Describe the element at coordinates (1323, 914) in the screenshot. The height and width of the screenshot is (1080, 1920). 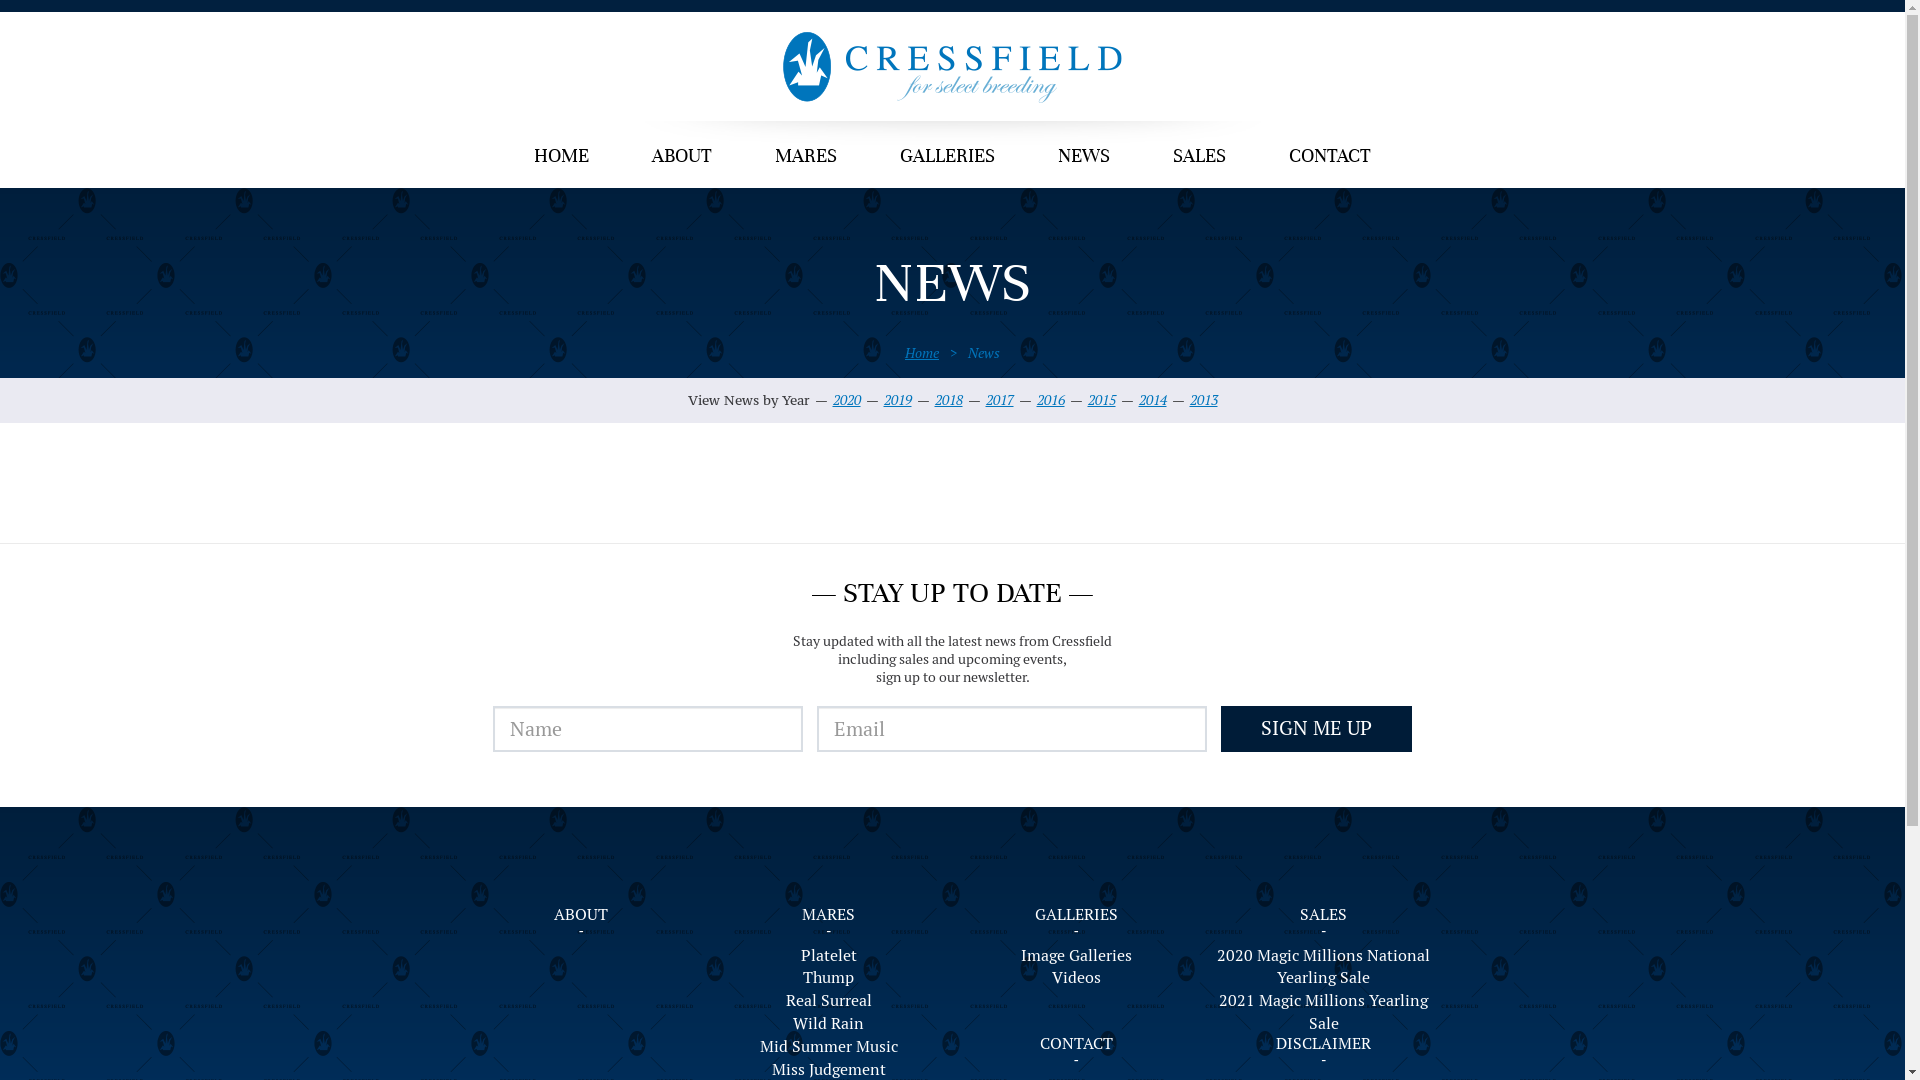
I see `'SALES'` at that location.